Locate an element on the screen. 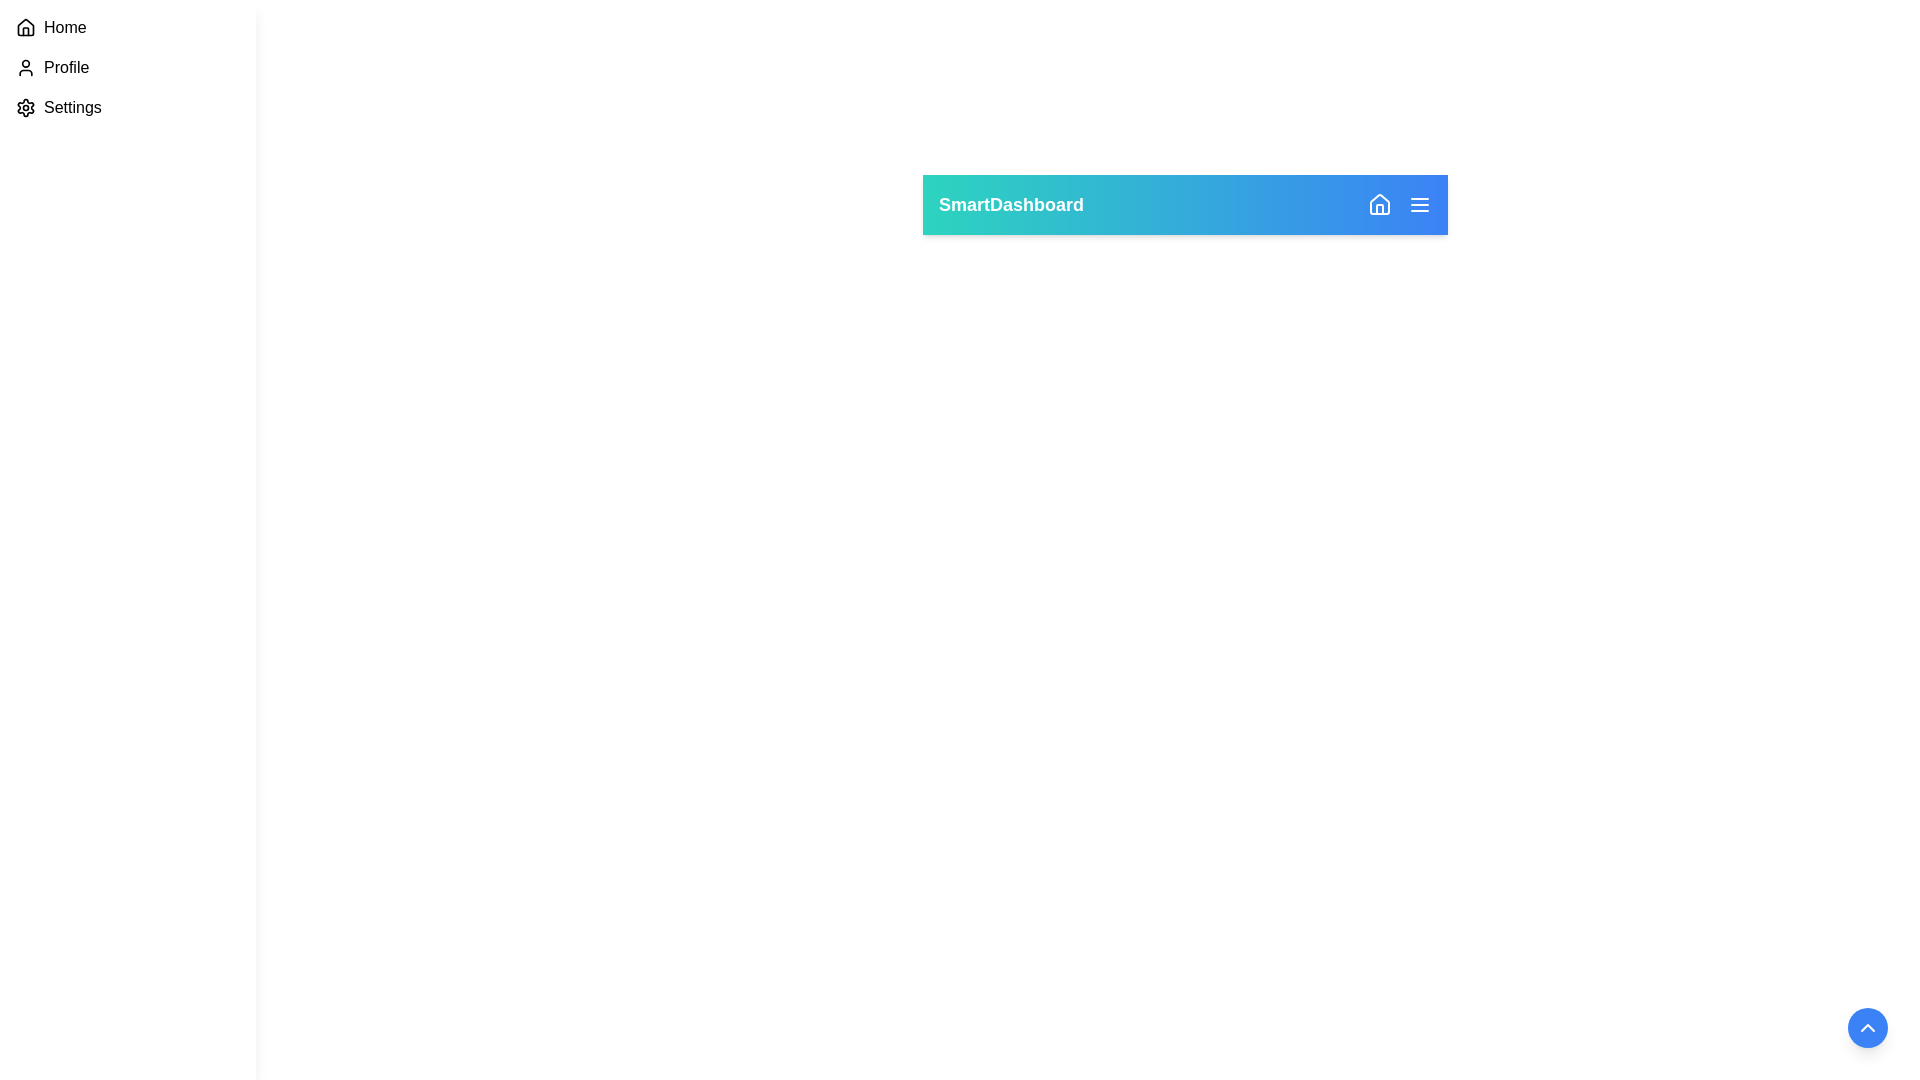 The image size is (1920, 1080). the settings icon (gear icon) located in the sidebar menu next to the 'Settings' text is located at coordinates (25, 108).